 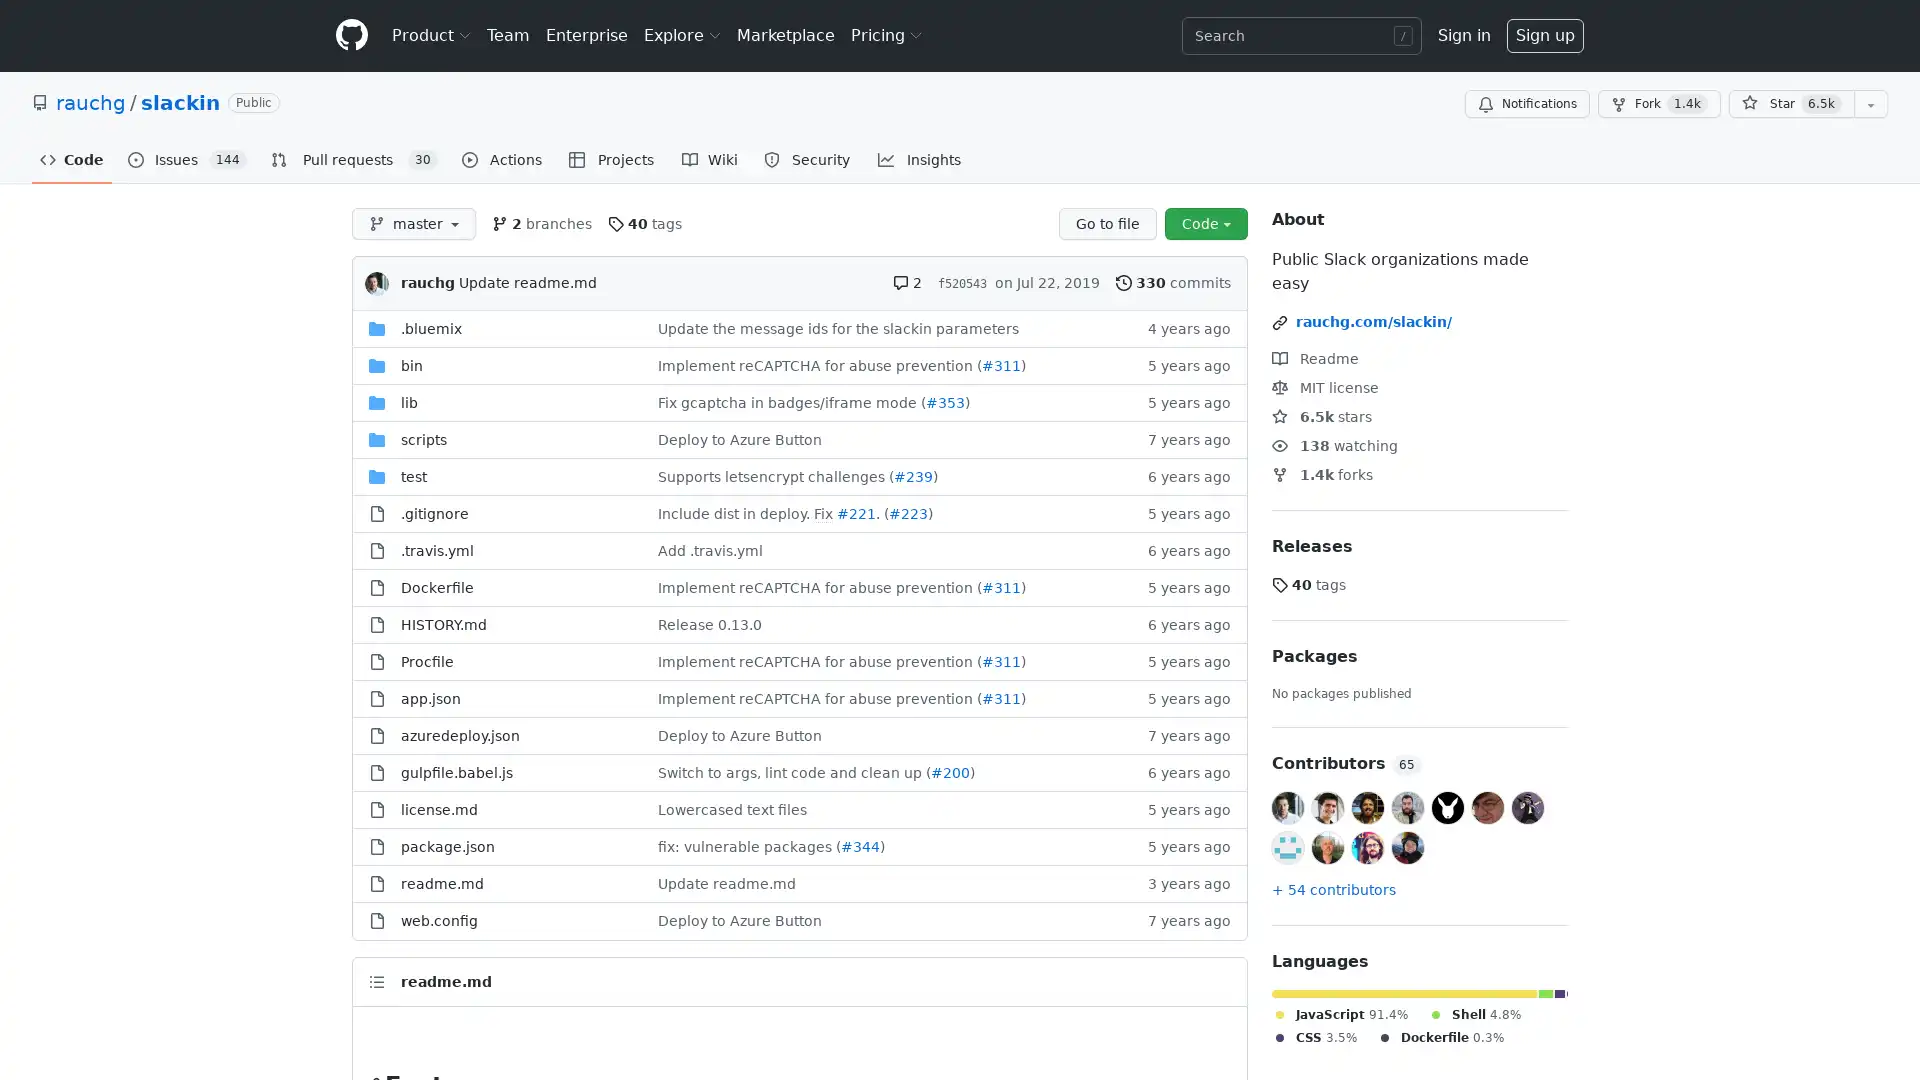 I want to click on You must be signed in to add this repository to a list, so click(x=1870, y=104).